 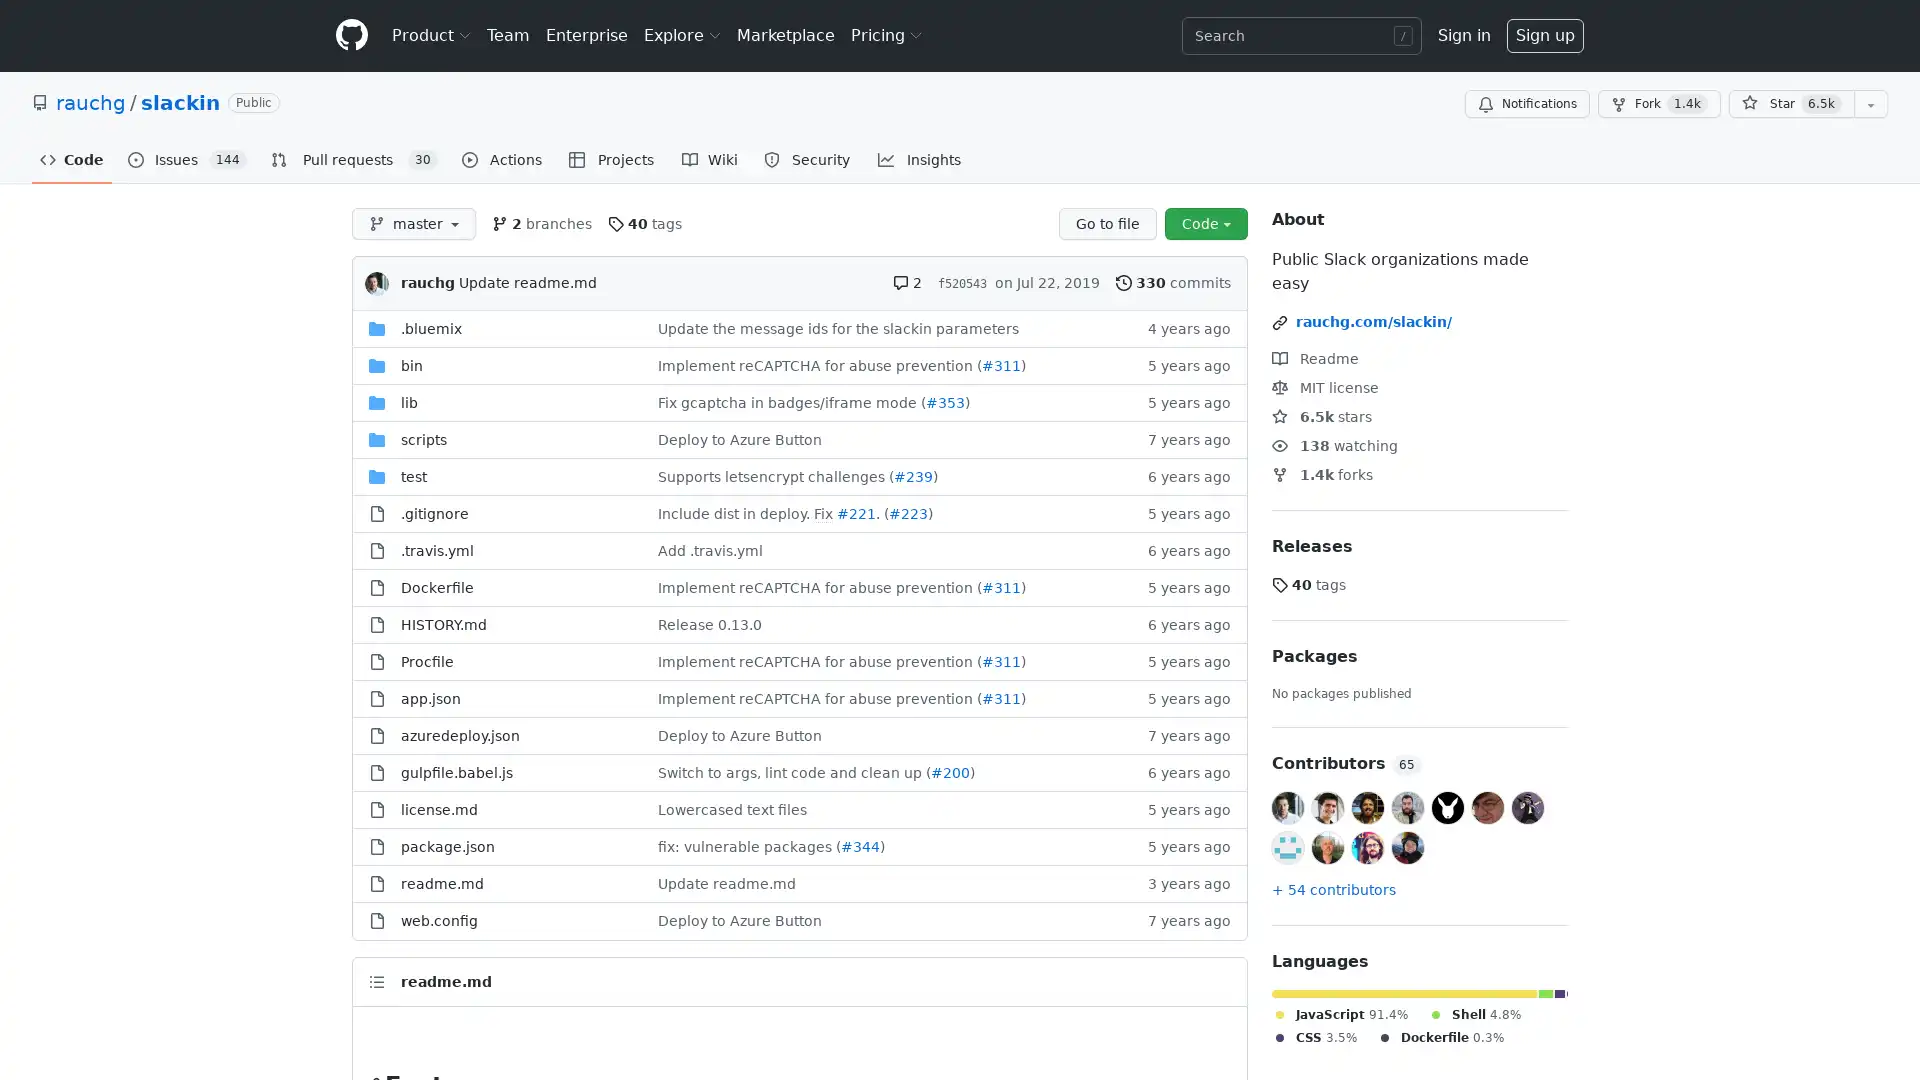 I want to click on You must be signed in to add this repository to a list, so click(x=1870, y=104).